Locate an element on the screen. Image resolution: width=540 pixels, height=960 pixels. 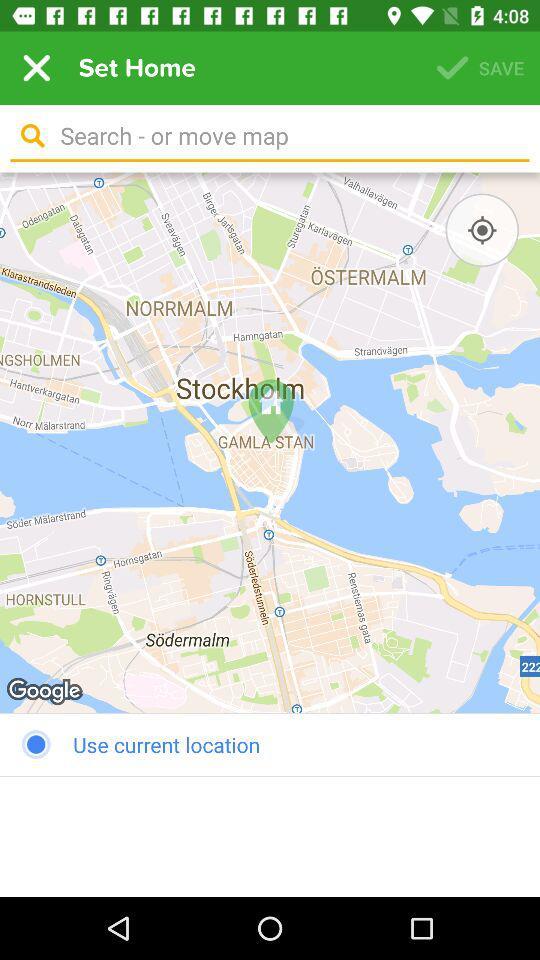
the use current location item is located at coordinates (270, 743).